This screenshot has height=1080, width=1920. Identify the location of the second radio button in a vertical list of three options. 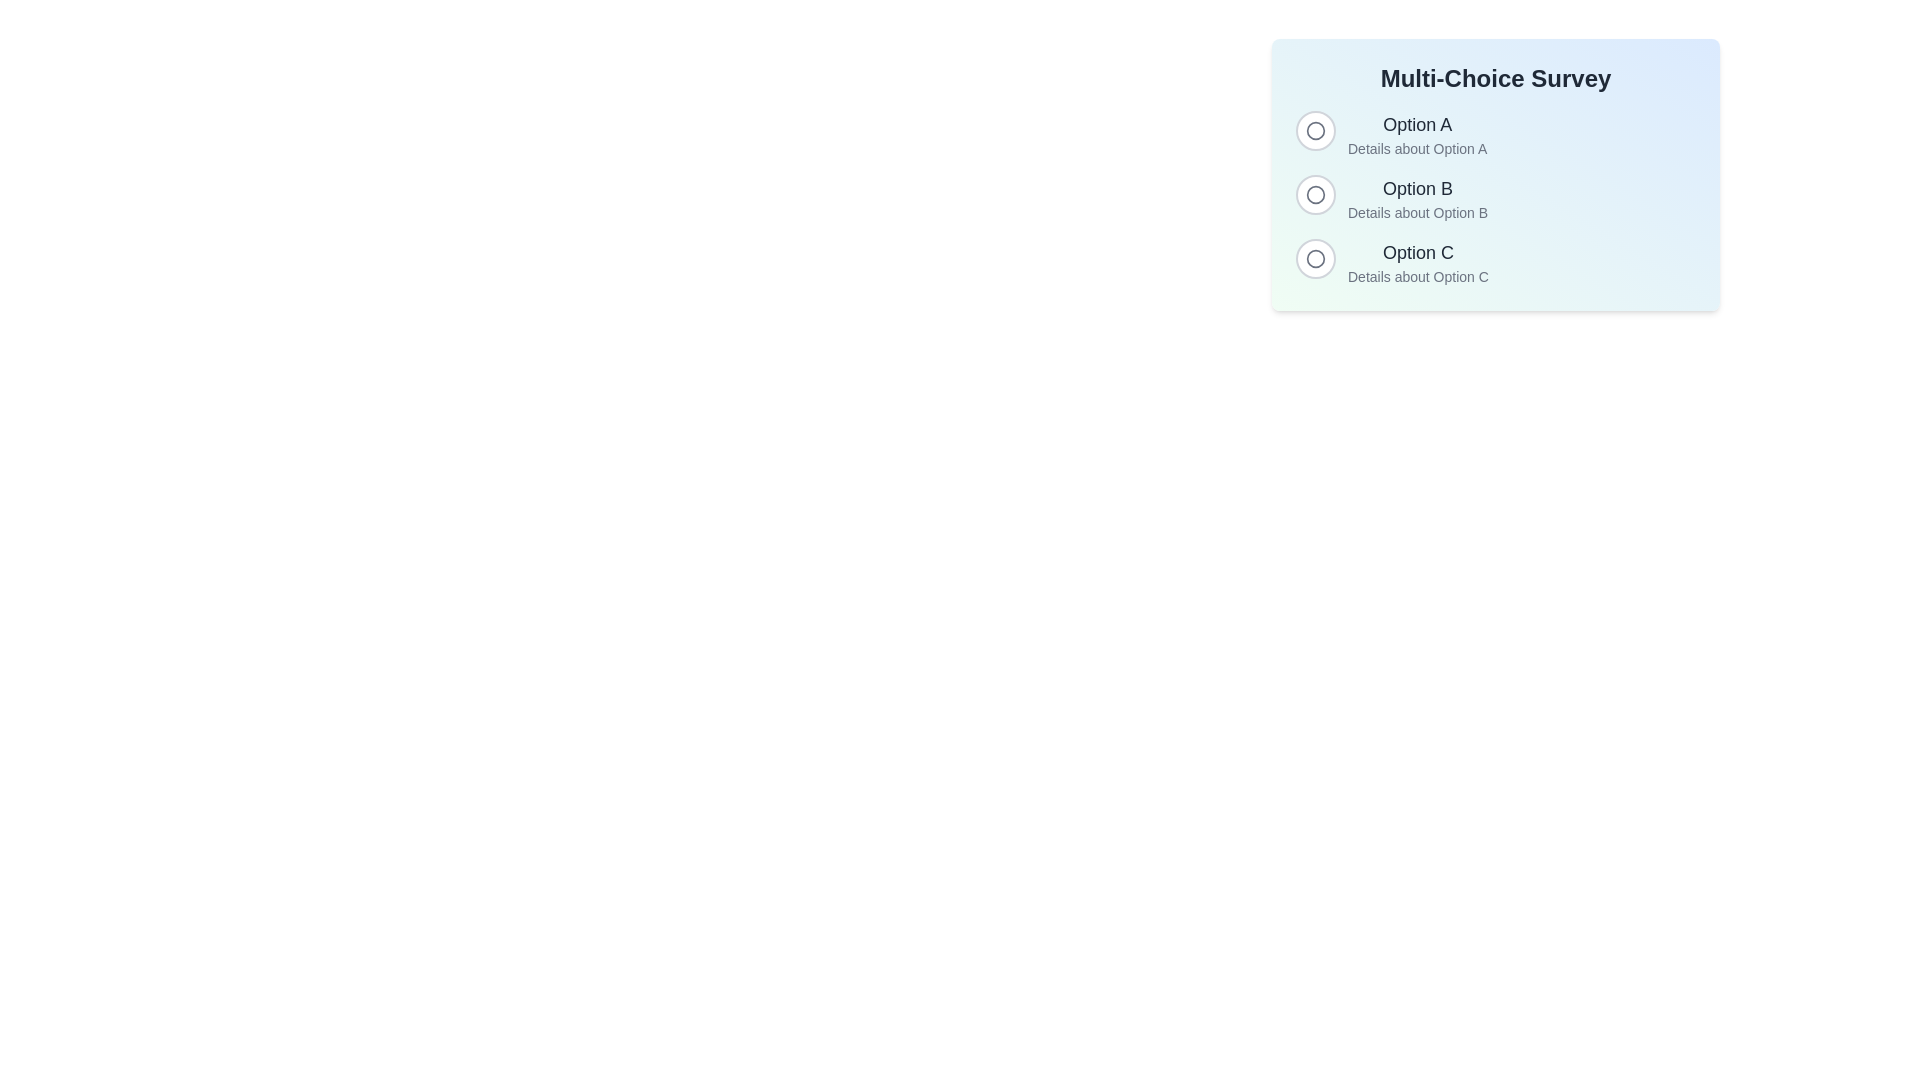
(1315, 195).